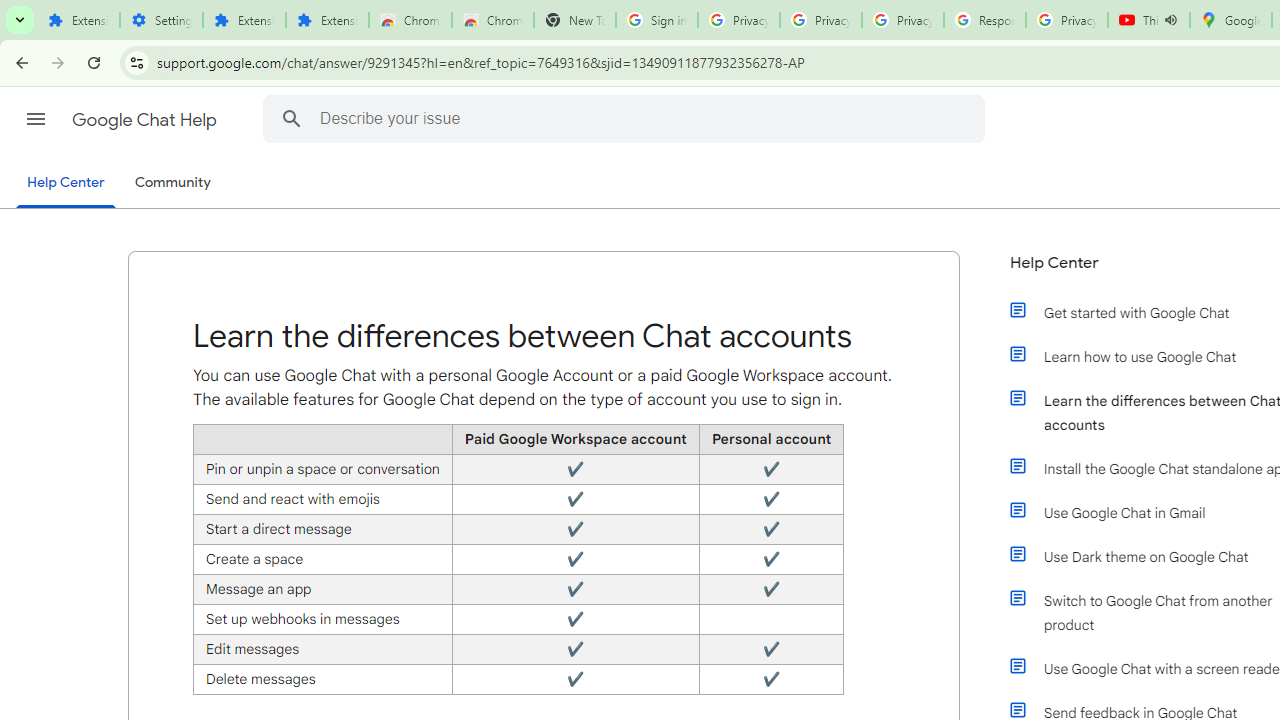  What do you see at coordinates (656, 20) in the screenshot?
I see `'Sign in - Google Accounts'` at bounding box center [656, 20].